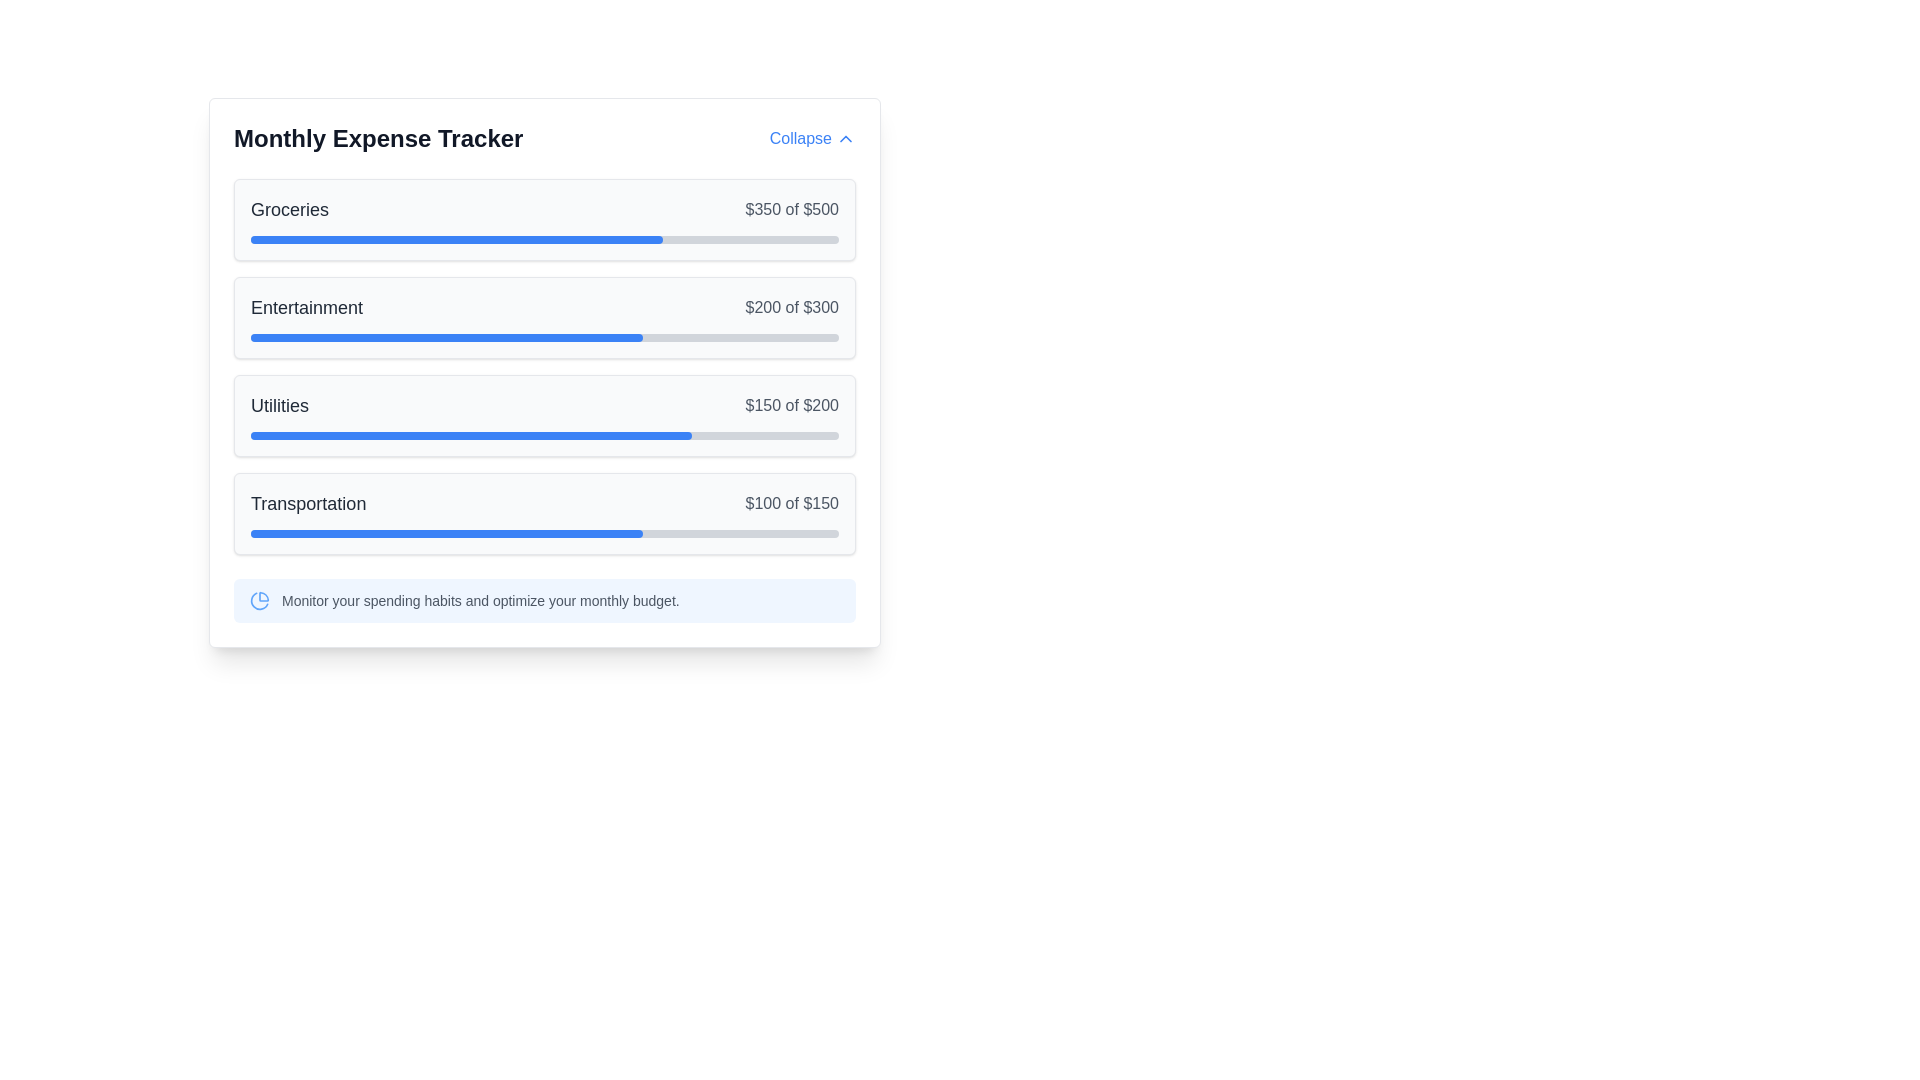 This screenshot has height=1080, width=1920. I want to click on the chevron icon with a thin black outline and upward-pointing arrow shape, located next to the text 'Collapse', so click(845, 137).